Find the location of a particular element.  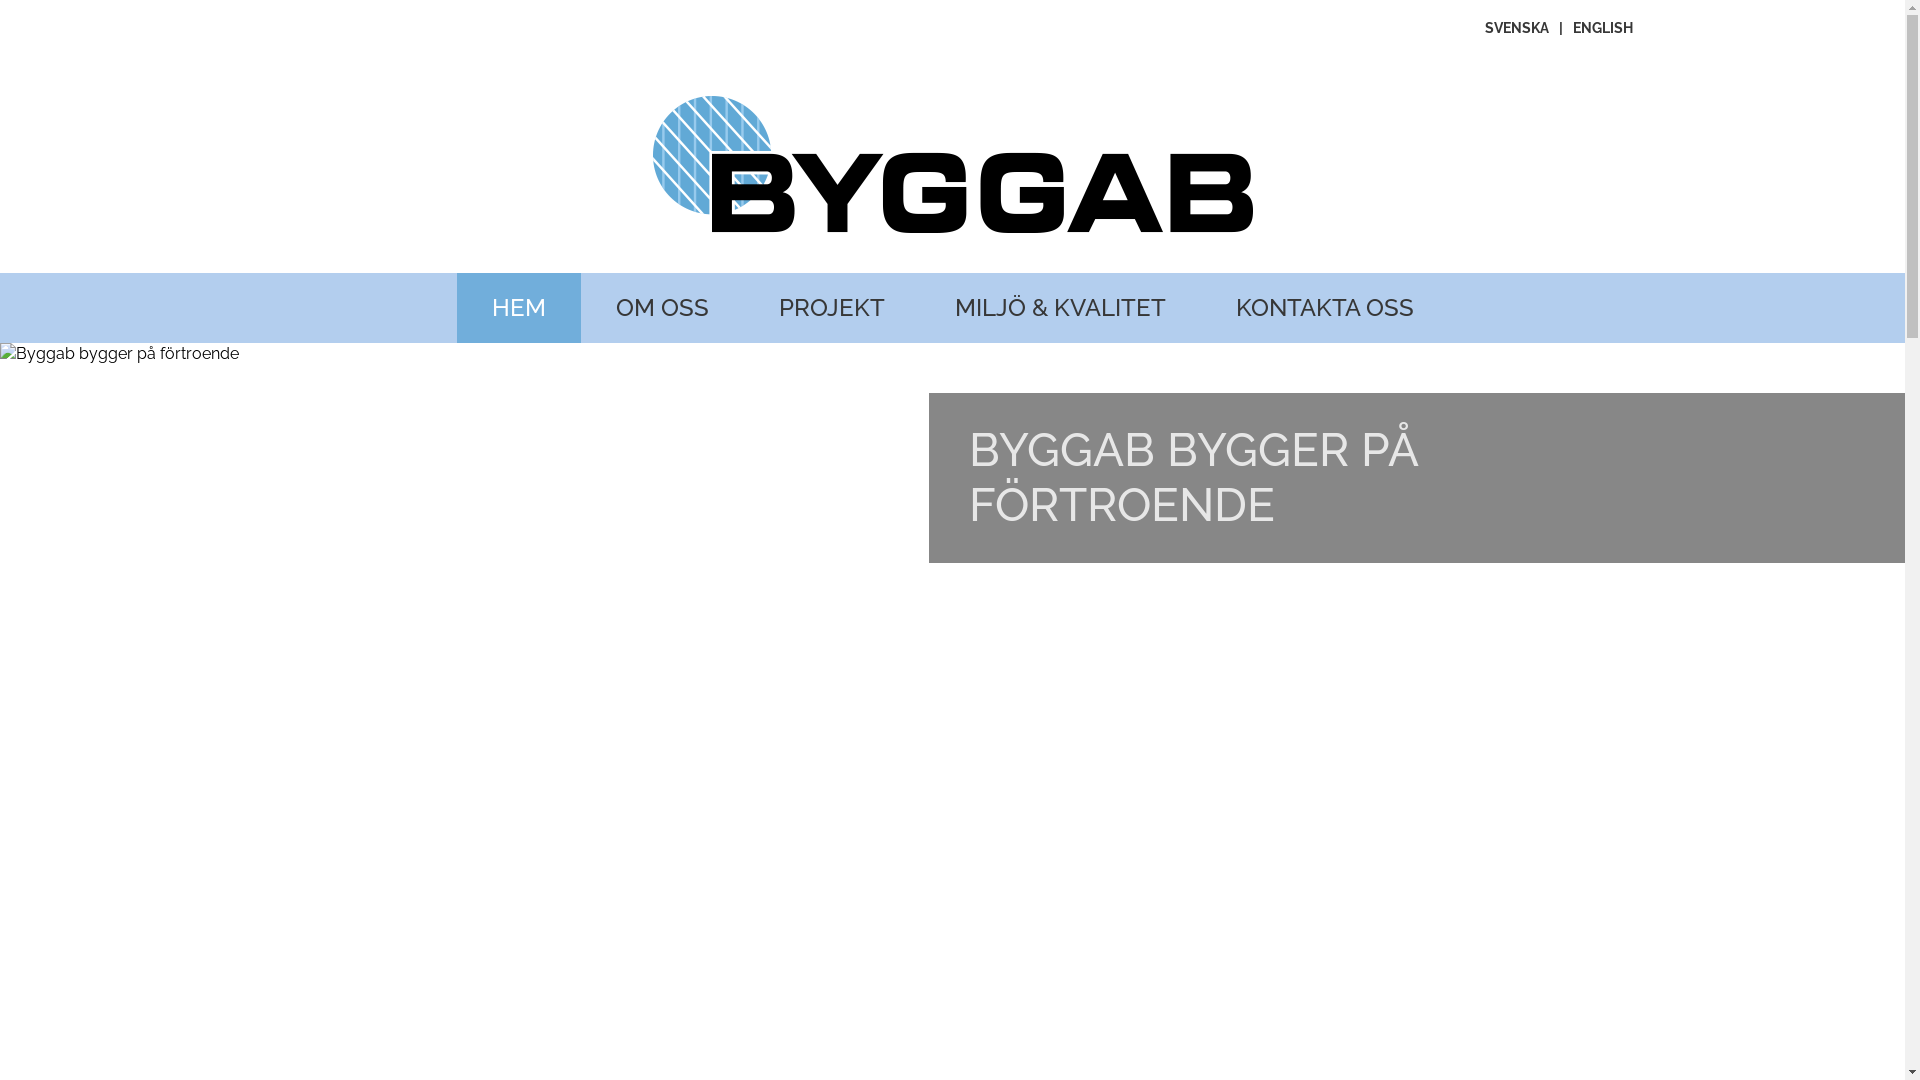

'SVENSKA' is located at coordinates (1516, 27).